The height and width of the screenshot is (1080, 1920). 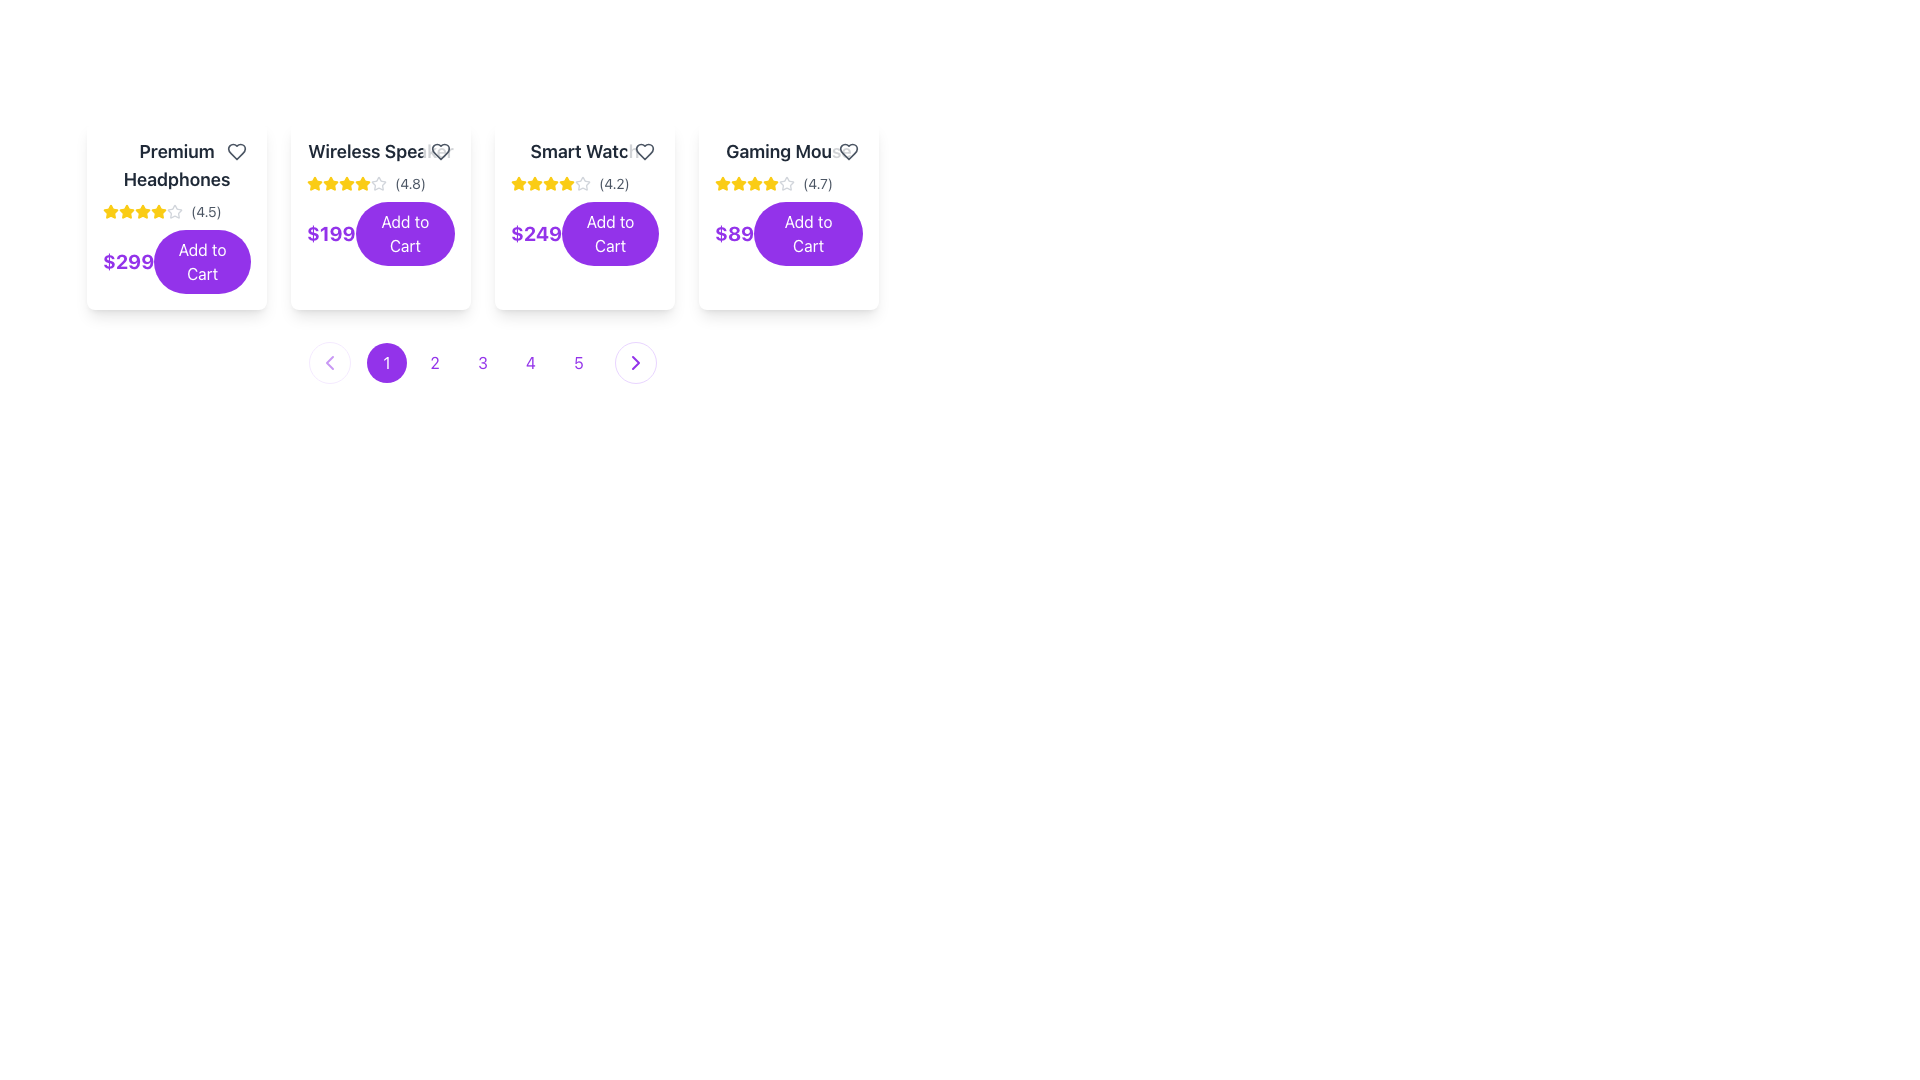 What do you see at coordinates (634, 362) in the screenshot?
I see `the purple circular button with a rightward pointing chevron icon, which is part of the pagination system located at the bottom center of the interface` at bounding box center [634, 362].